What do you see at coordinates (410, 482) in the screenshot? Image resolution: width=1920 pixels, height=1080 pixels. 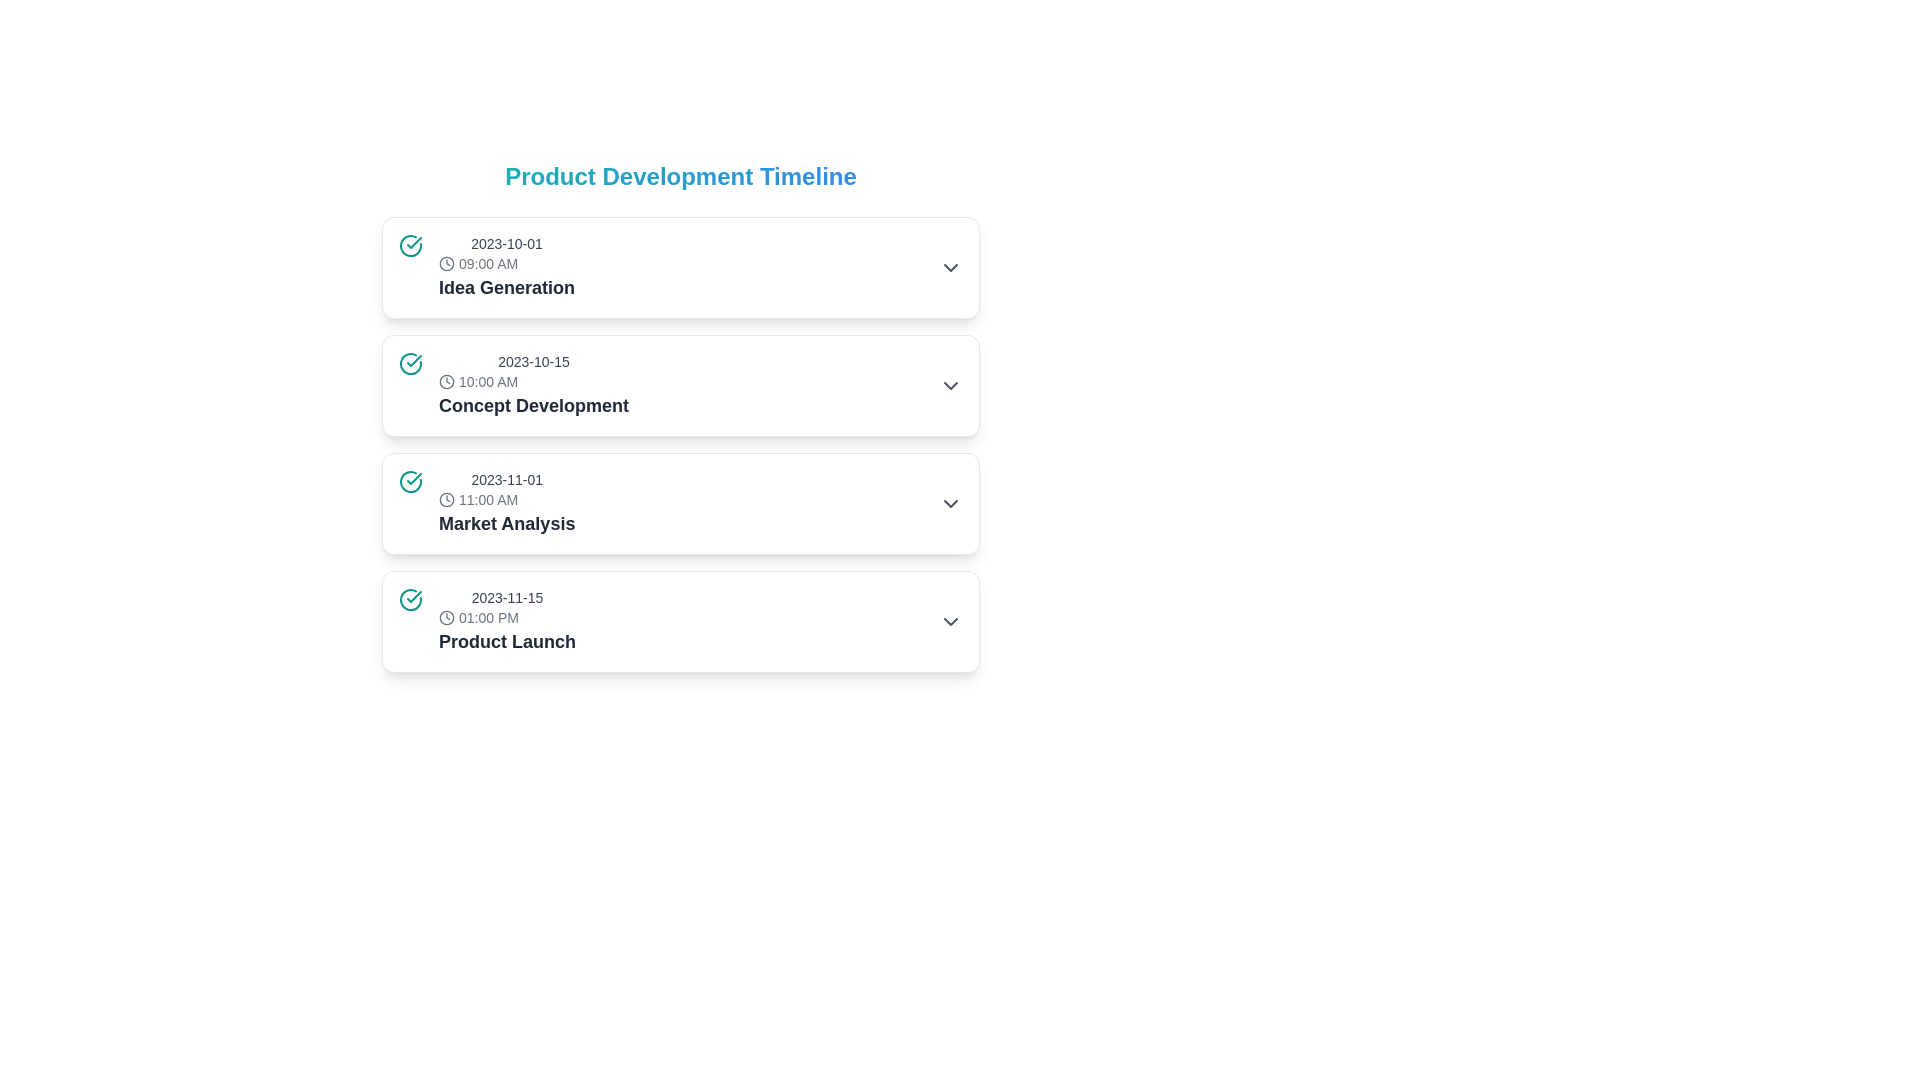 I see `the circular teal outlined icon with a checkmark that represents the completion status for the 'Market Analysis' entry on November 1, 2023` at bounding box center [410, 482].